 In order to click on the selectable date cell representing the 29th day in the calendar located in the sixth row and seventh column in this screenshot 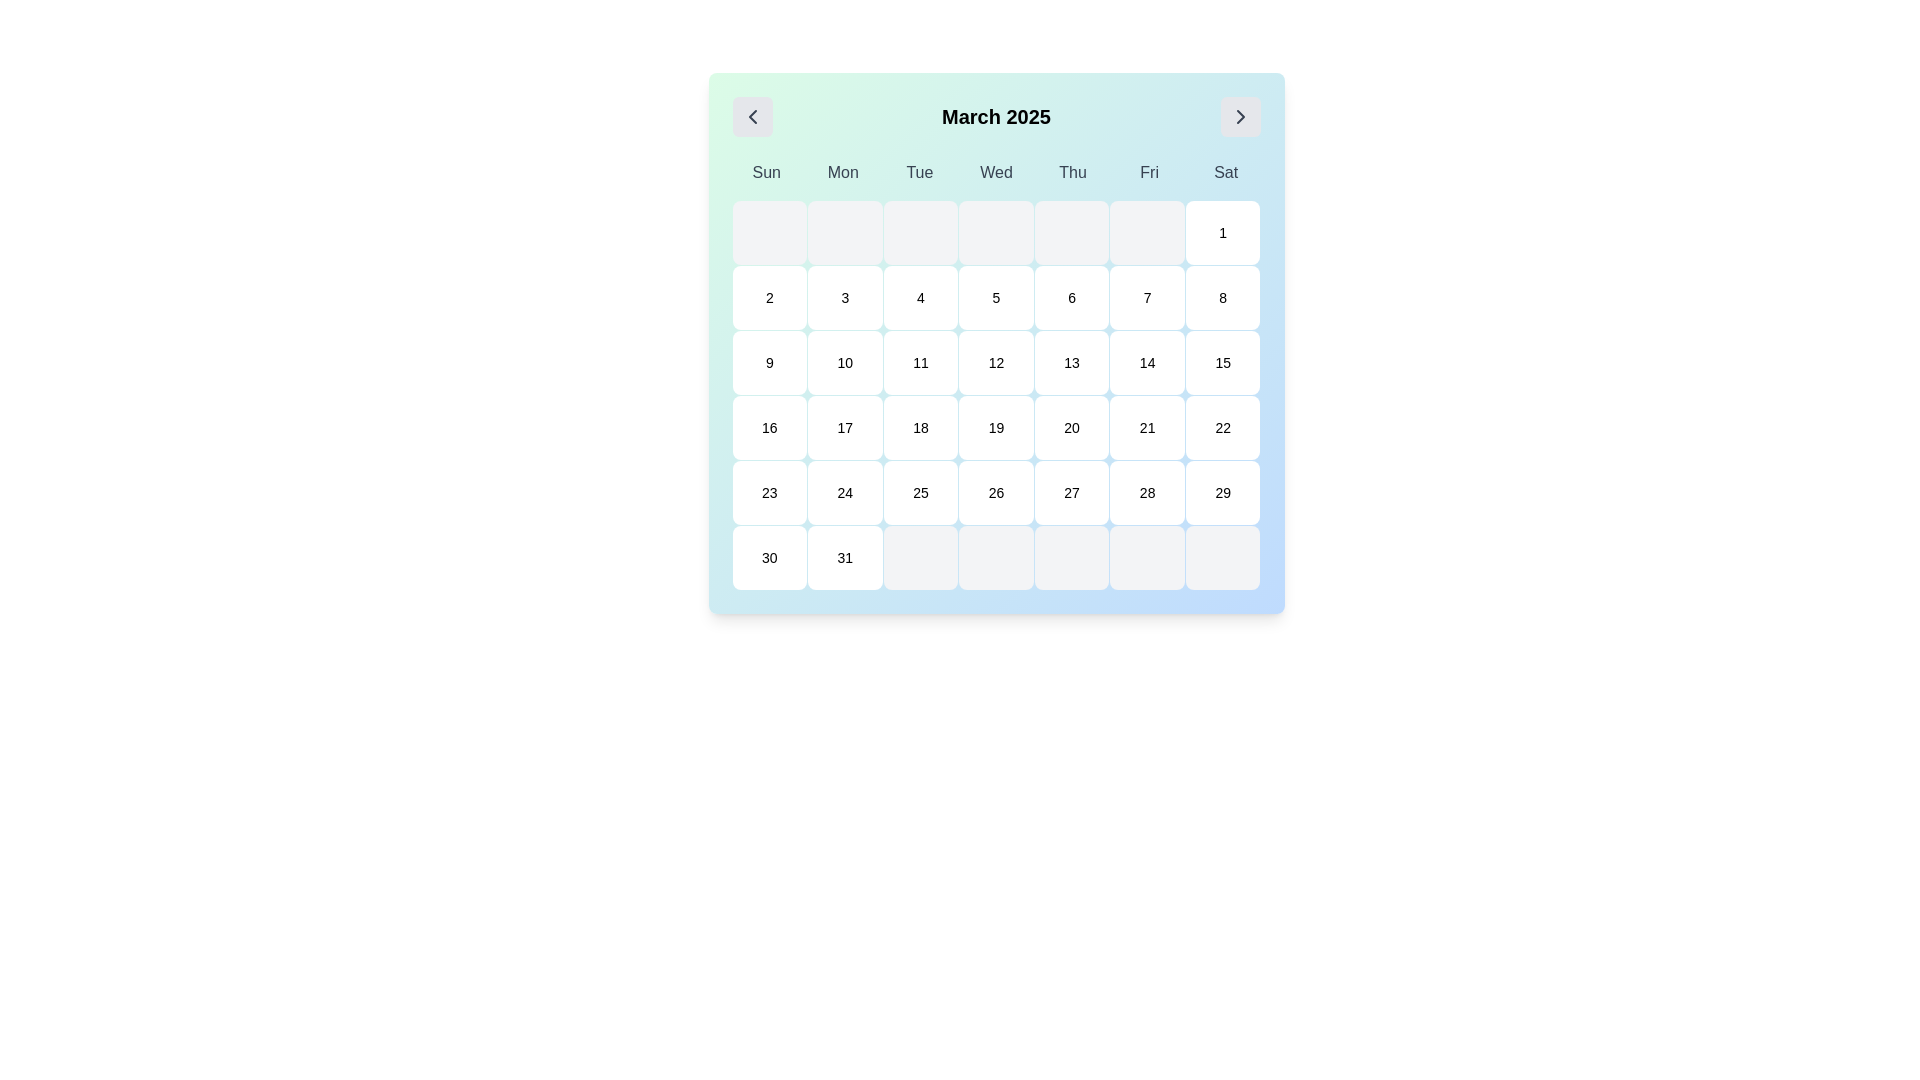, I will do `click(1222, 493)`.